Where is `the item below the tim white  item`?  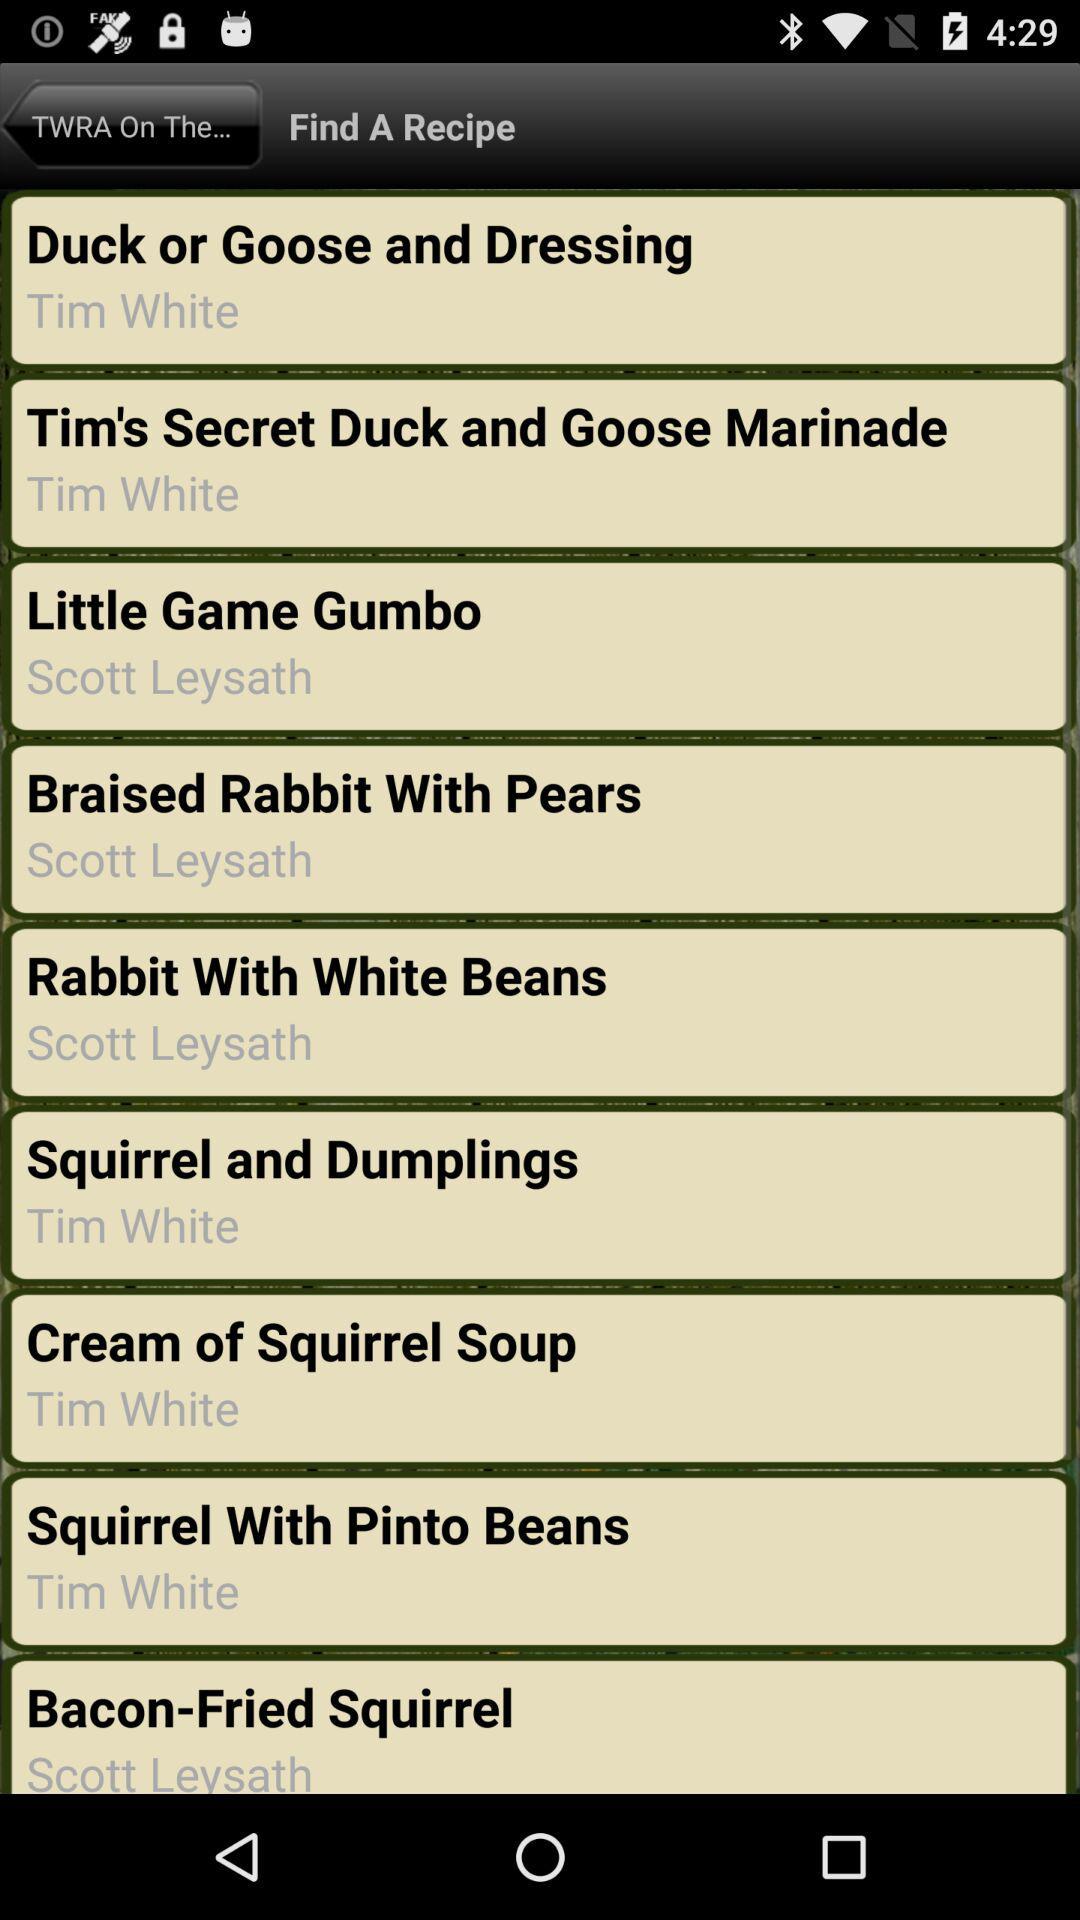 the item below the tim white  item is located at coordinates (327, 1522).